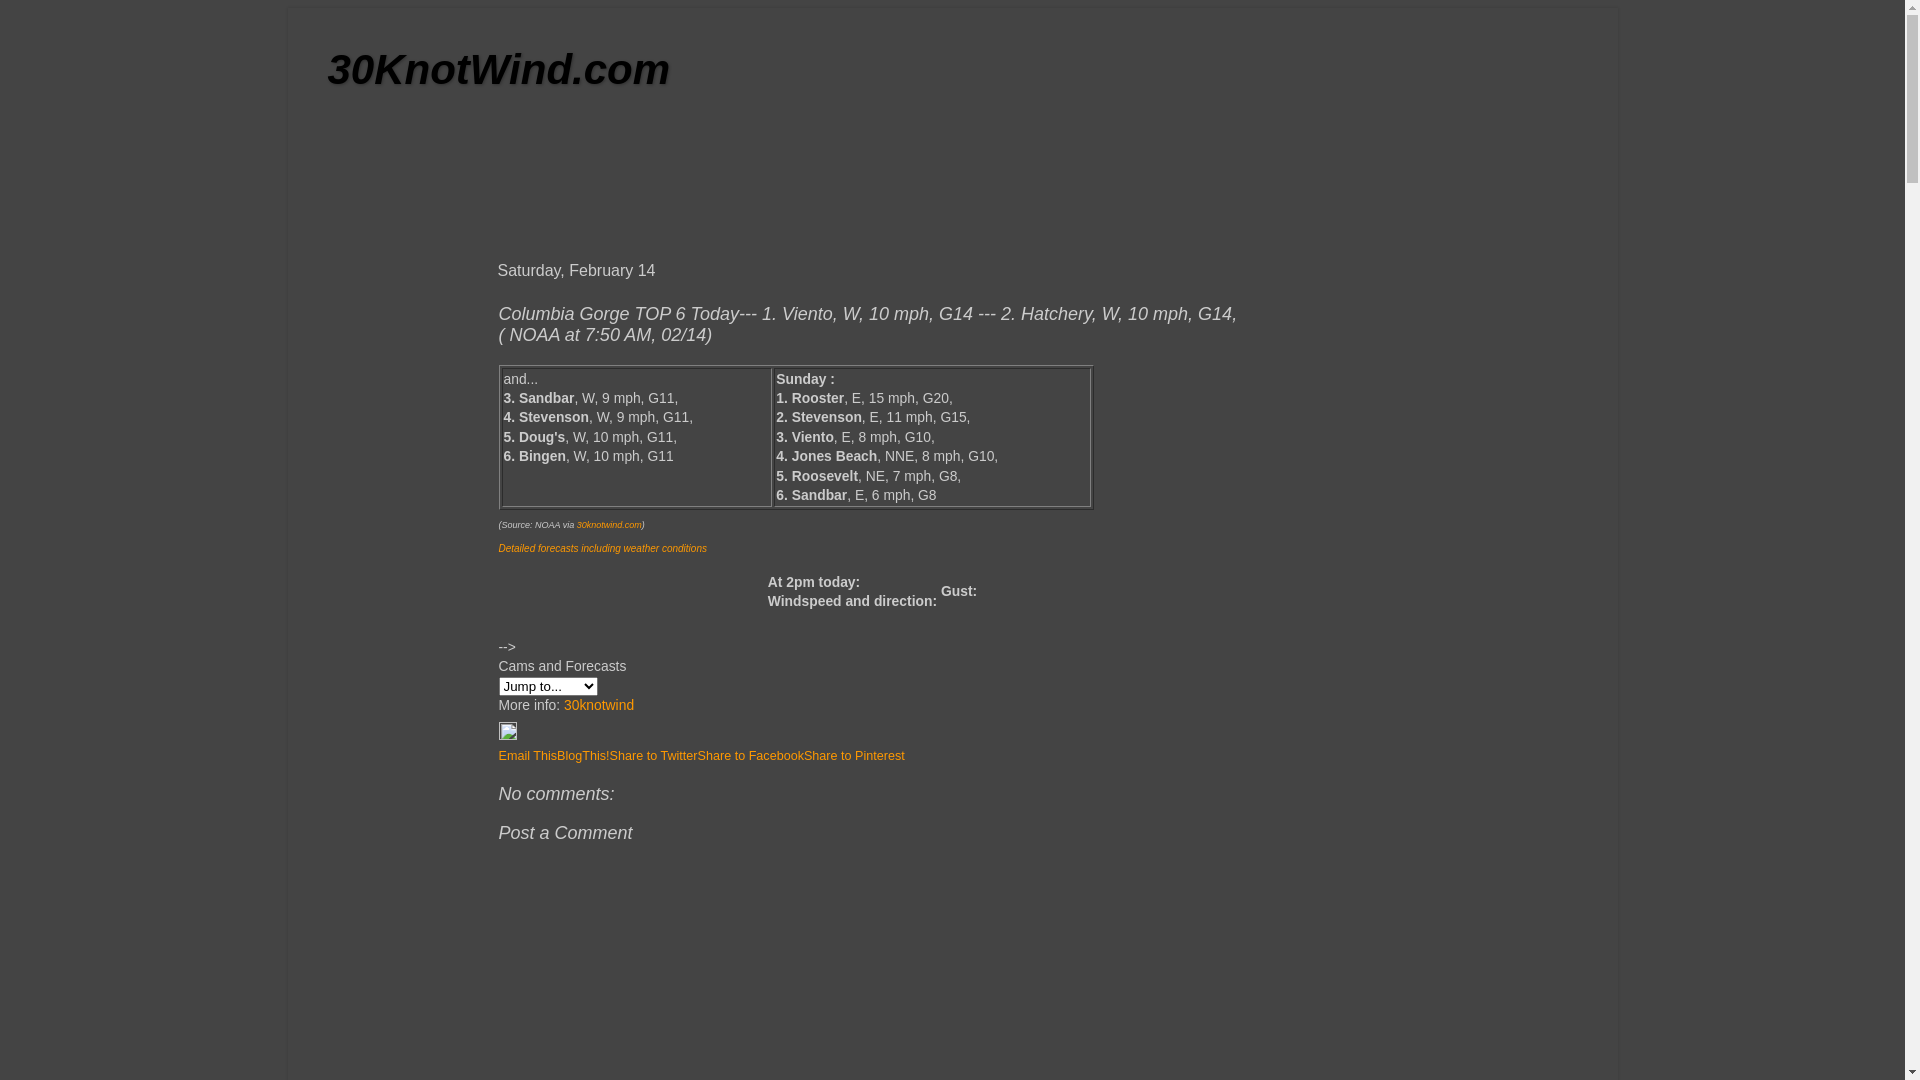 The width and height of the screenshot is (1920, 1080). Describe the element at coordinates (598, 704) in the screenshot. I see `'30knotwind'` at that location.